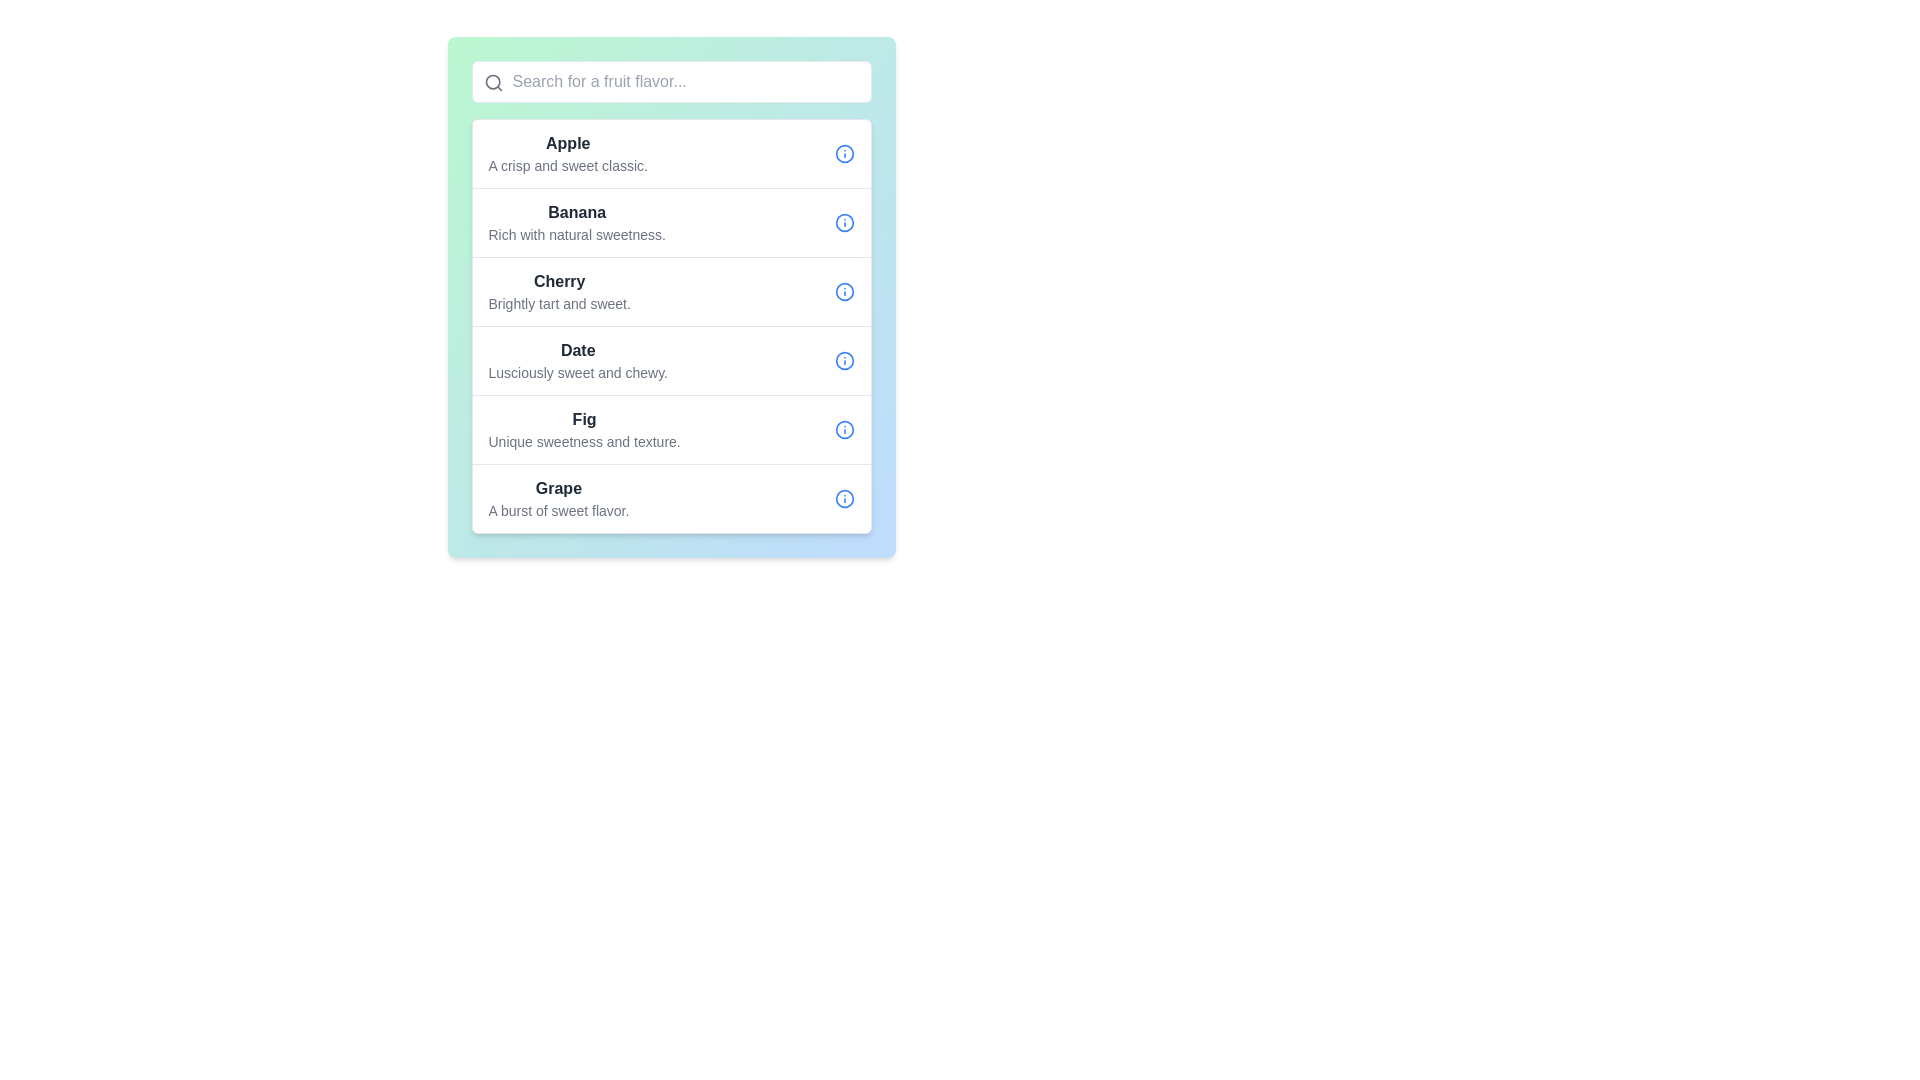 This screenshot has height=1080, width=1920. I want to click on the title element for the entry about 'Grape' which is located above the descriptive text 'A burst of sweet flavor.', so click(558, 489).